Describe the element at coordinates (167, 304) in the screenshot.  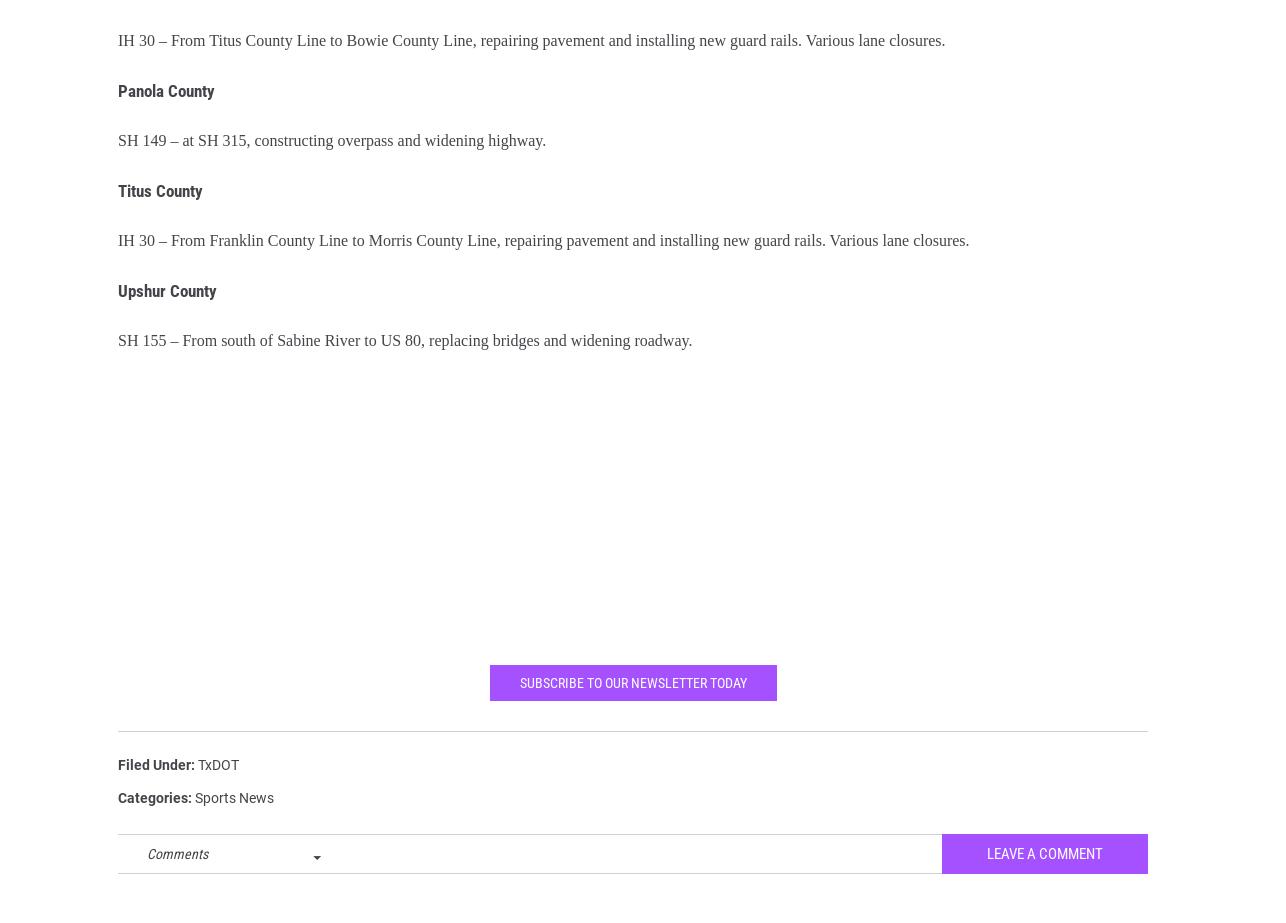
I see `'Upshur County'` at that location.